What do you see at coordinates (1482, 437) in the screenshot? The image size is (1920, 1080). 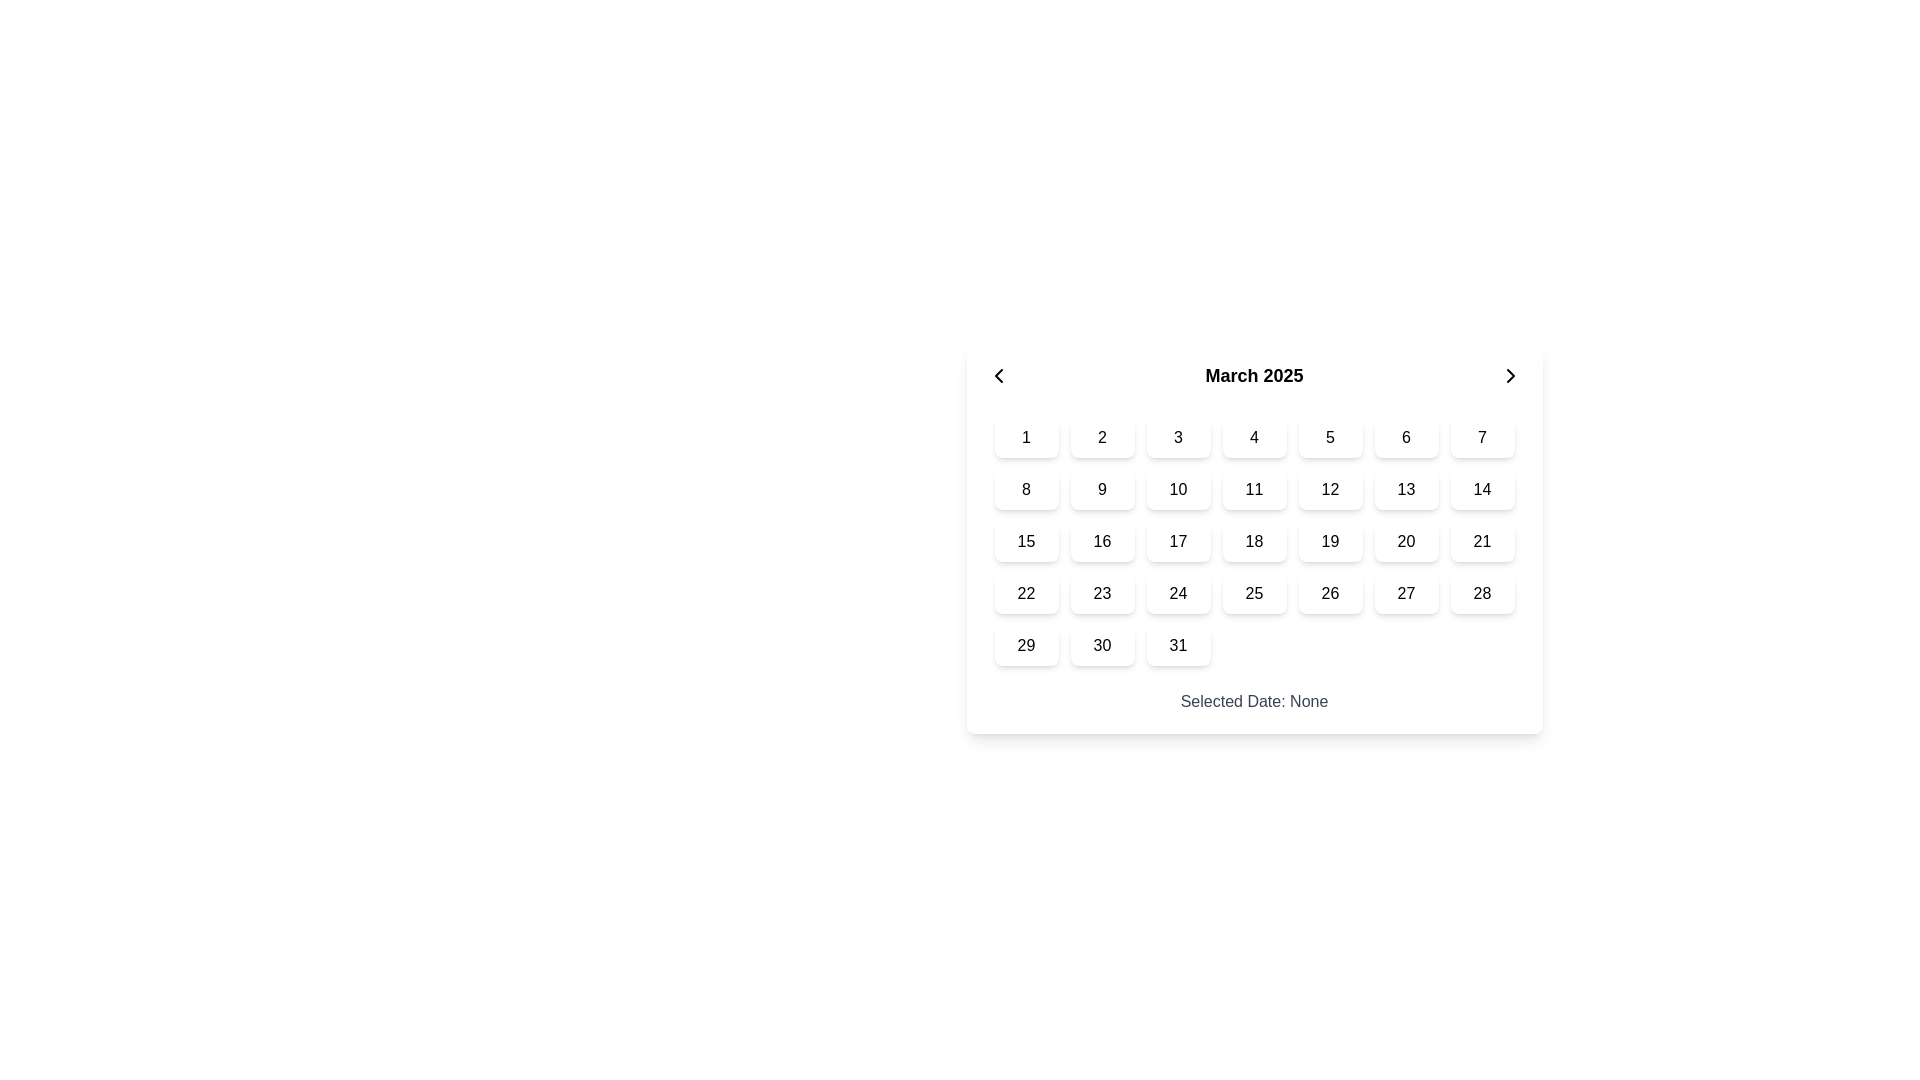 I see `the white, rounded rectangle button labeled '7'` at bounding box center [1482, 437].